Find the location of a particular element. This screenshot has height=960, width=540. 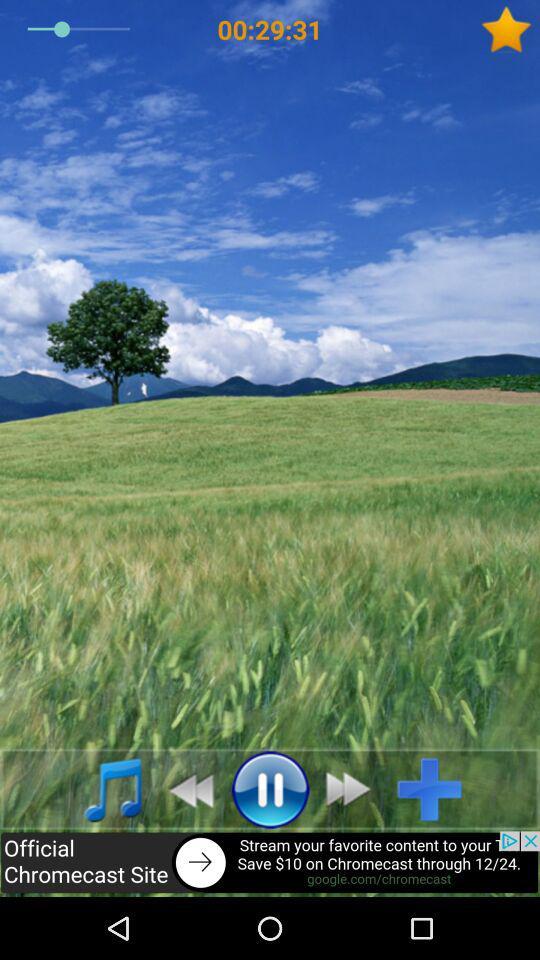

previous is located at coordinates (185, 789).